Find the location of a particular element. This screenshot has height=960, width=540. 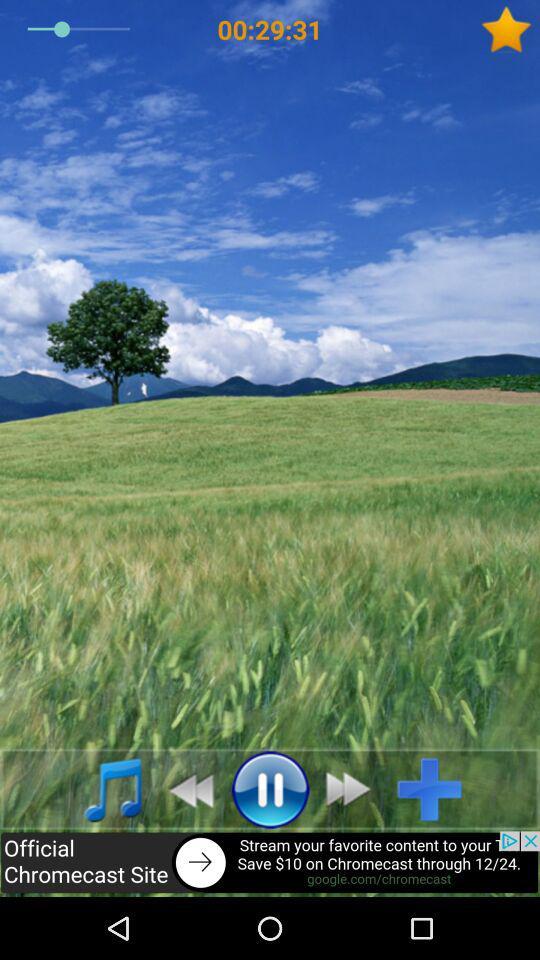

previous is located at coordinates (185, 789).